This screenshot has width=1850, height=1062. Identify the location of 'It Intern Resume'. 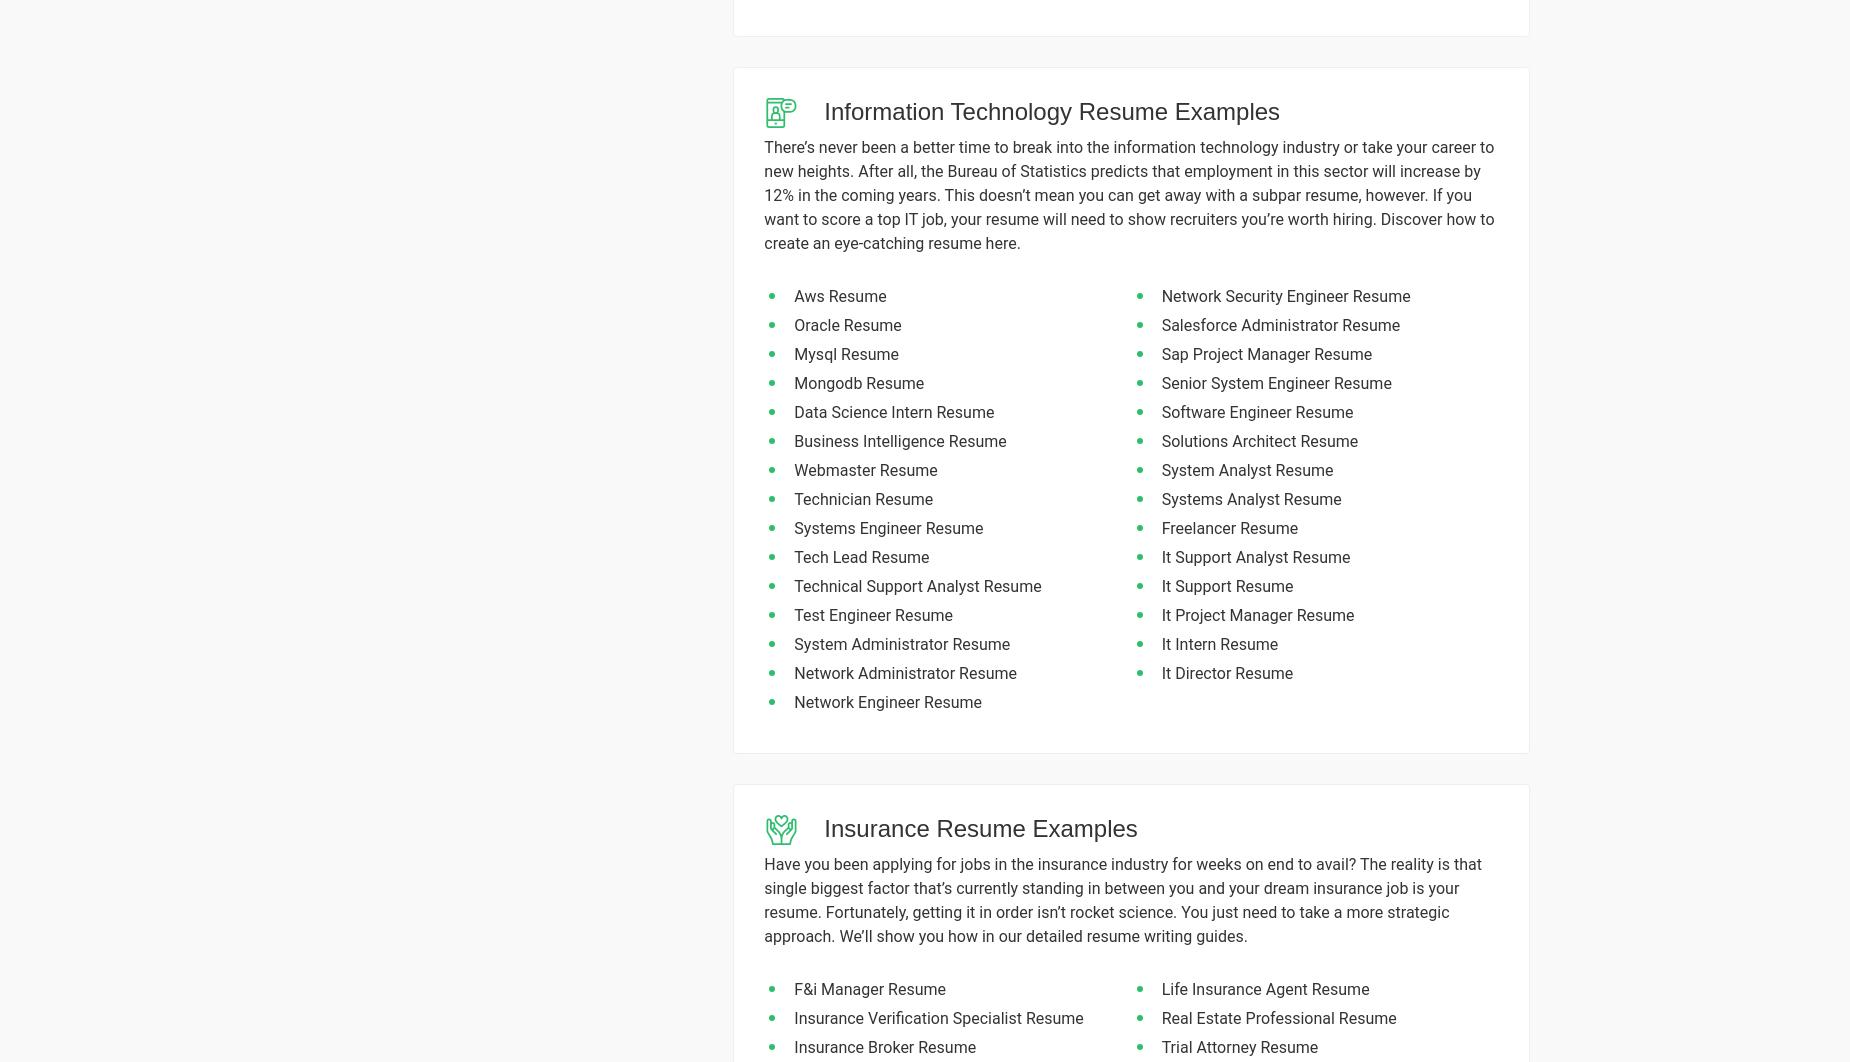
(1160, 644).